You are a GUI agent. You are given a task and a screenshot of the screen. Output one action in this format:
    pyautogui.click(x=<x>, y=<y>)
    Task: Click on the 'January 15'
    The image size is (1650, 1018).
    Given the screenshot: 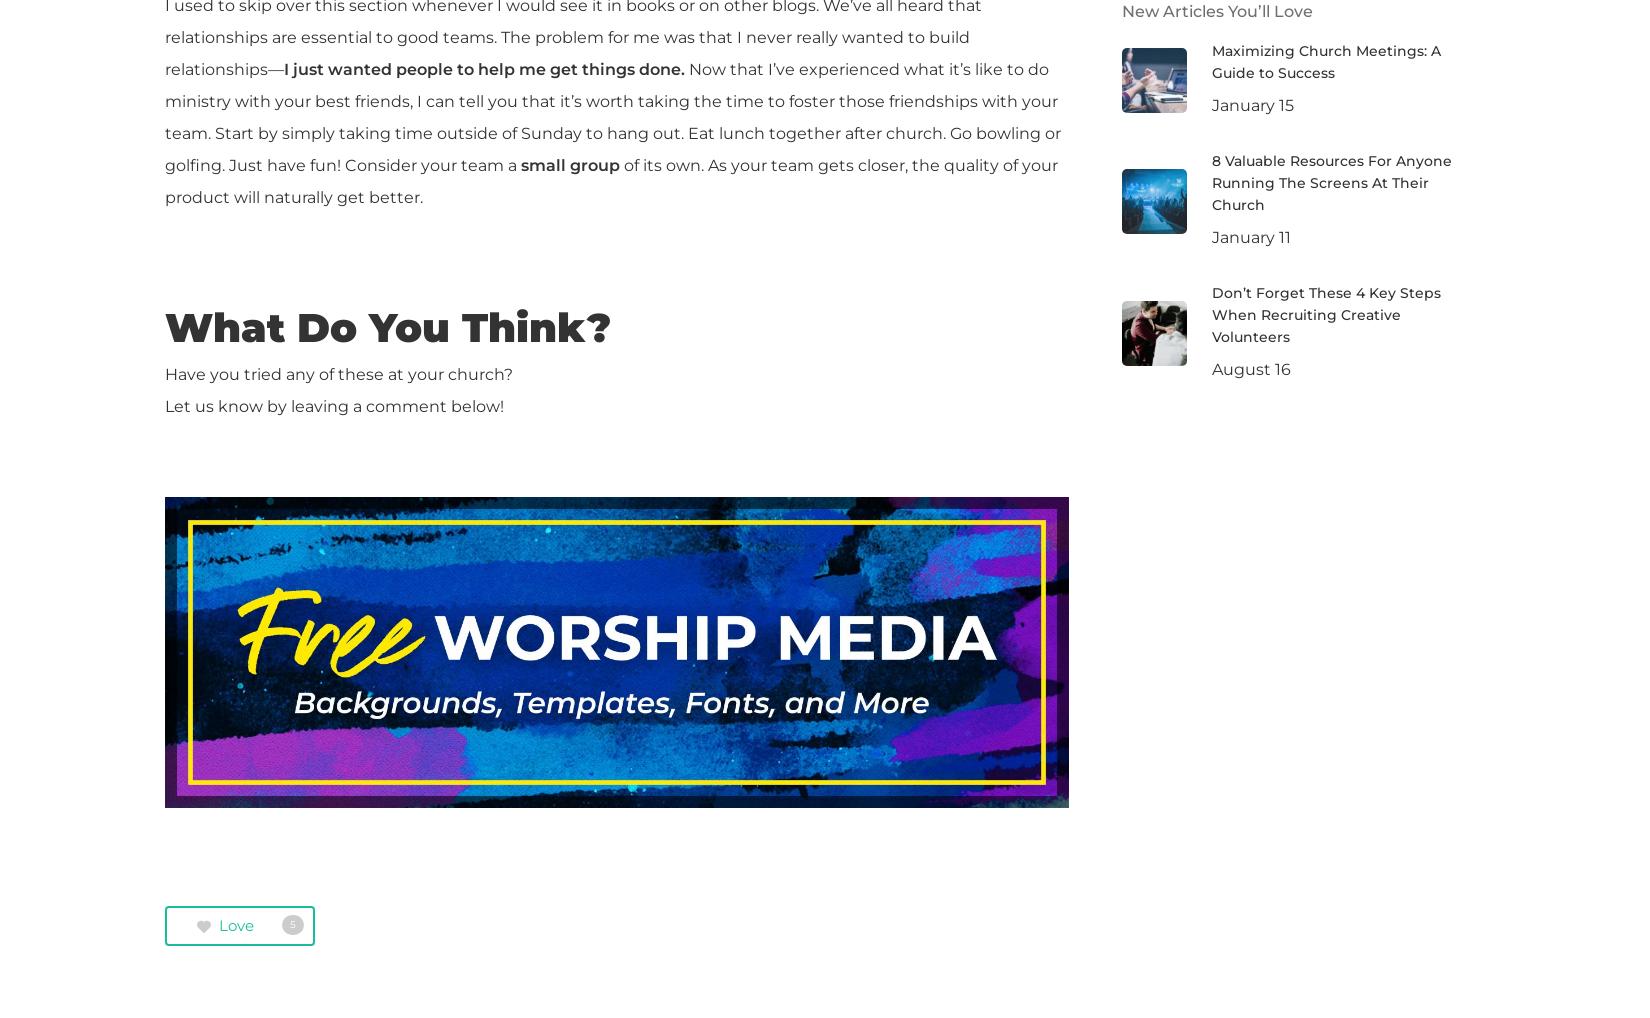 What is the action you would take?
    pyautogui.click(x=1210, y=103)
    